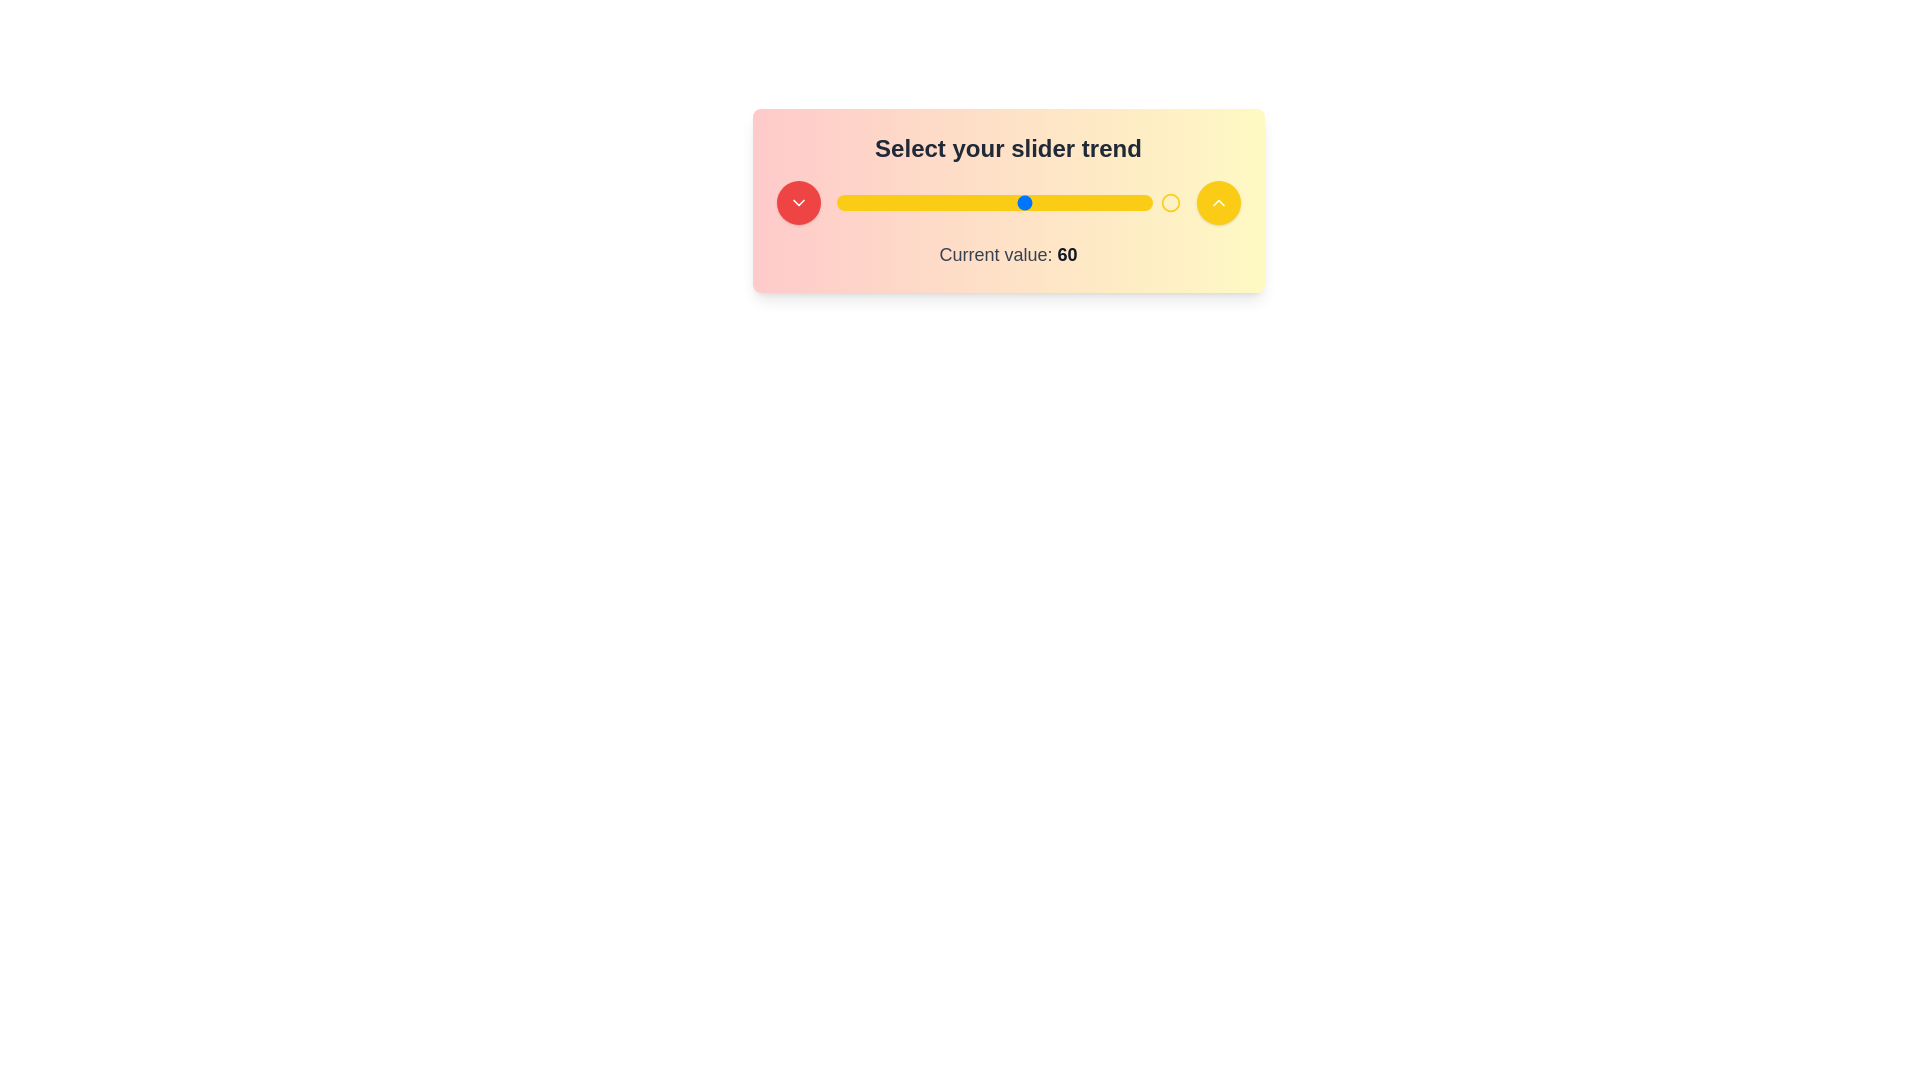 This screenshot has height=1080, width=1920. Describe the element at coordinates (797, 203) in the screenshot. I see `decrease button to lower the value` at that location.